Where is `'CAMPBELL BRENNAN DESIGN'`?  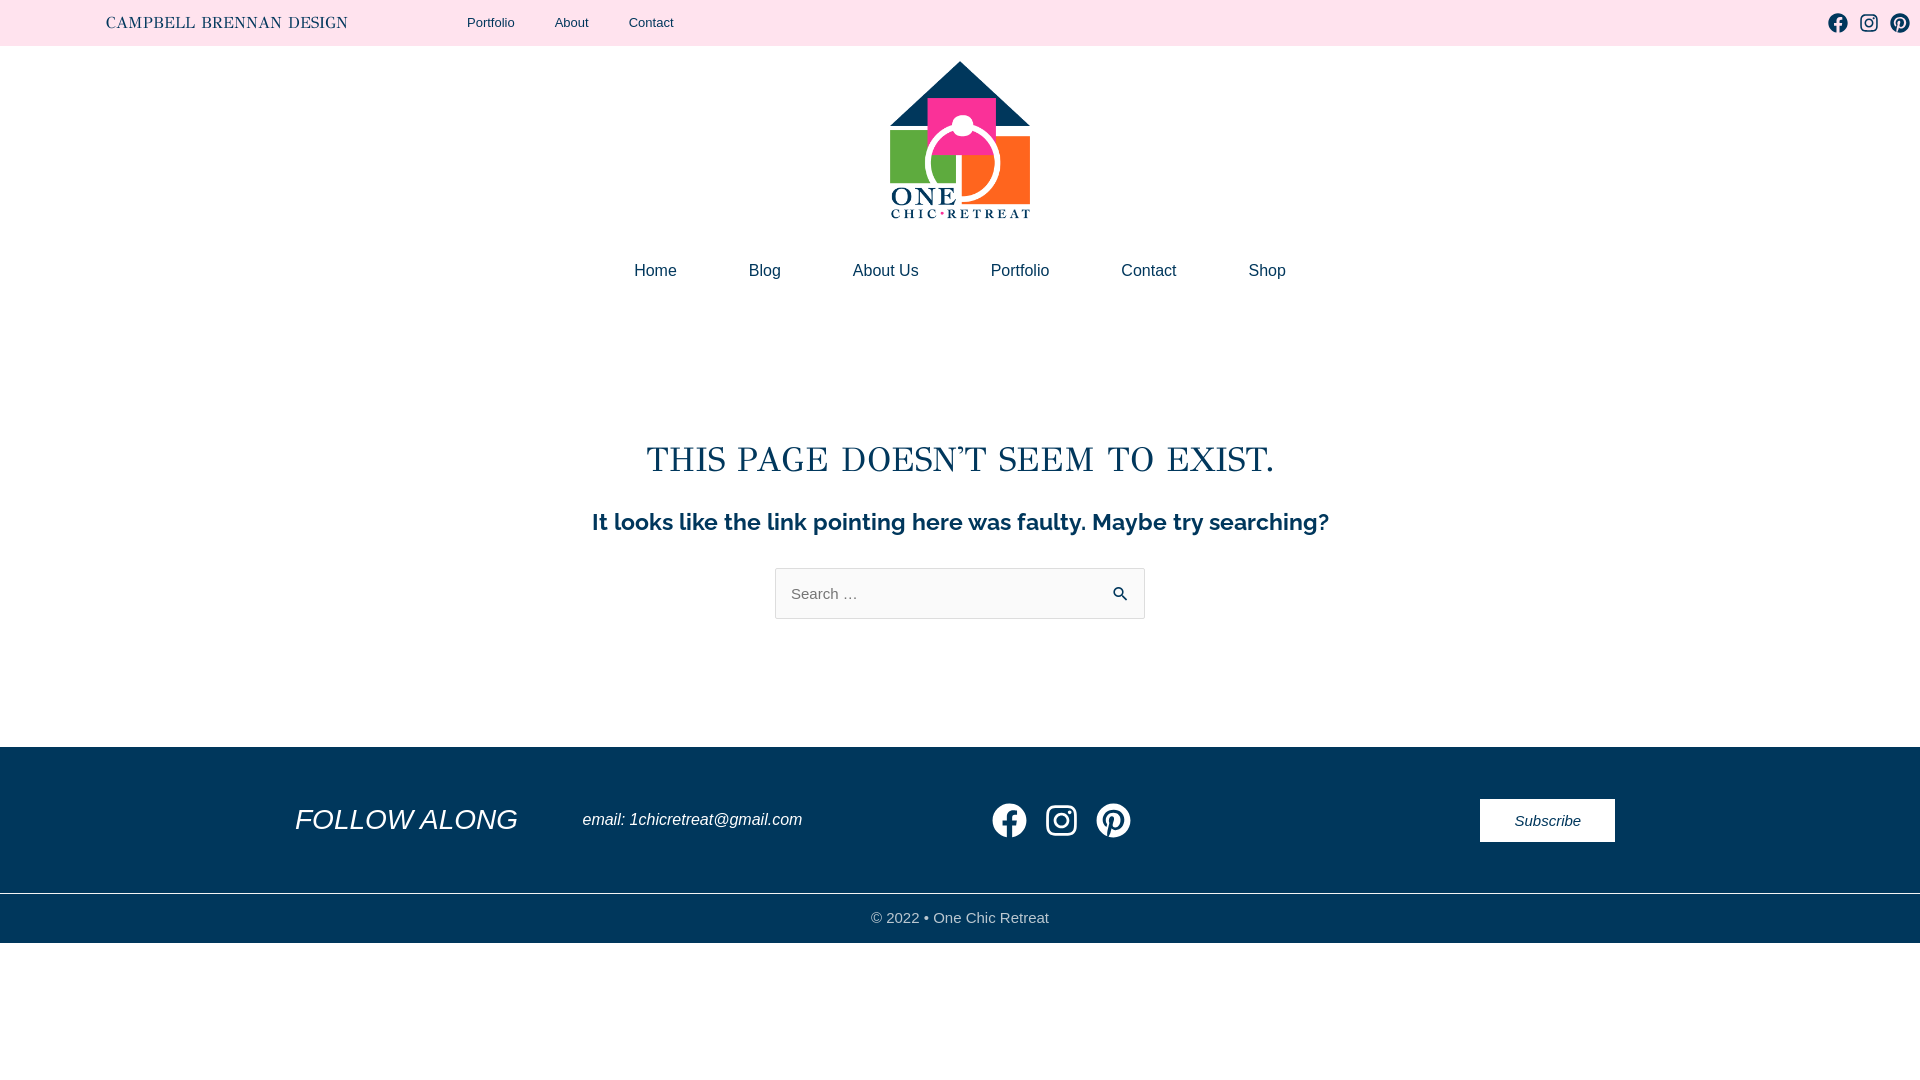 'CAMPBELL BRENNAN DESIGN' is located at coordinates (226, 22).